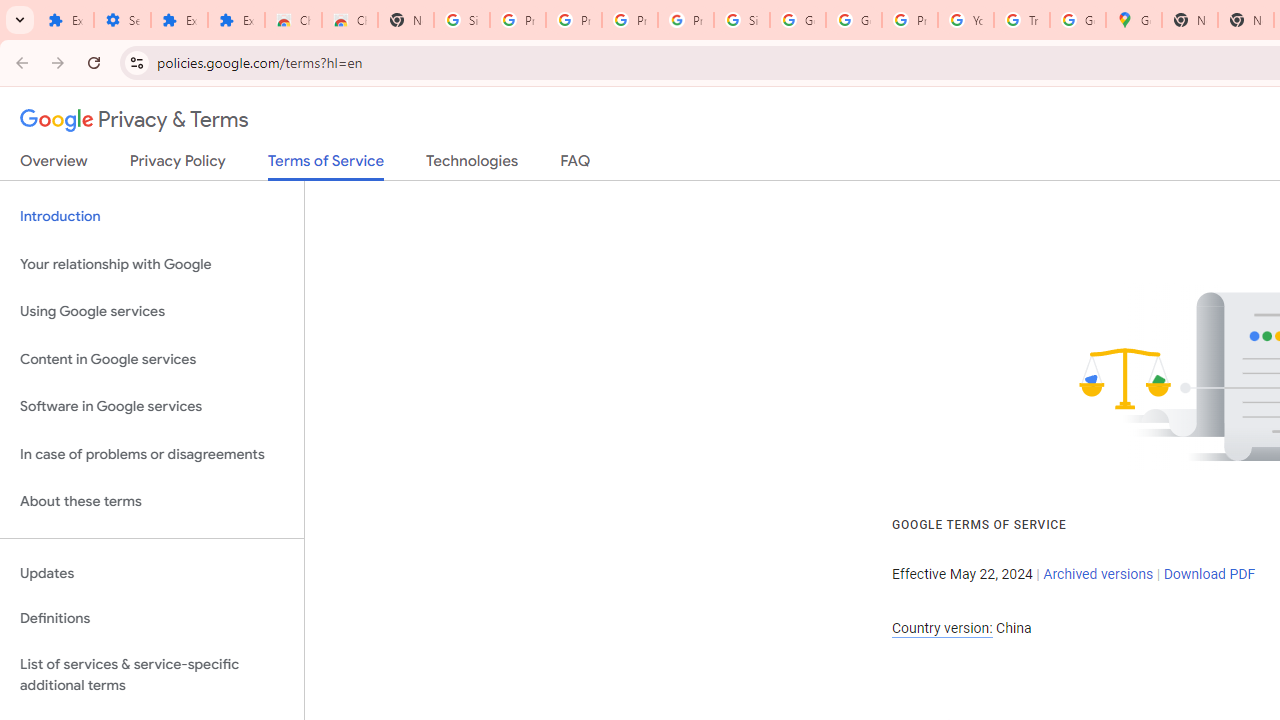 This screenshot has width=1280, height=720. What do you see at coordinates (292, 20) in the screenshot?
I see `'Chrome Web Store'` at bounding box center [292, 20].